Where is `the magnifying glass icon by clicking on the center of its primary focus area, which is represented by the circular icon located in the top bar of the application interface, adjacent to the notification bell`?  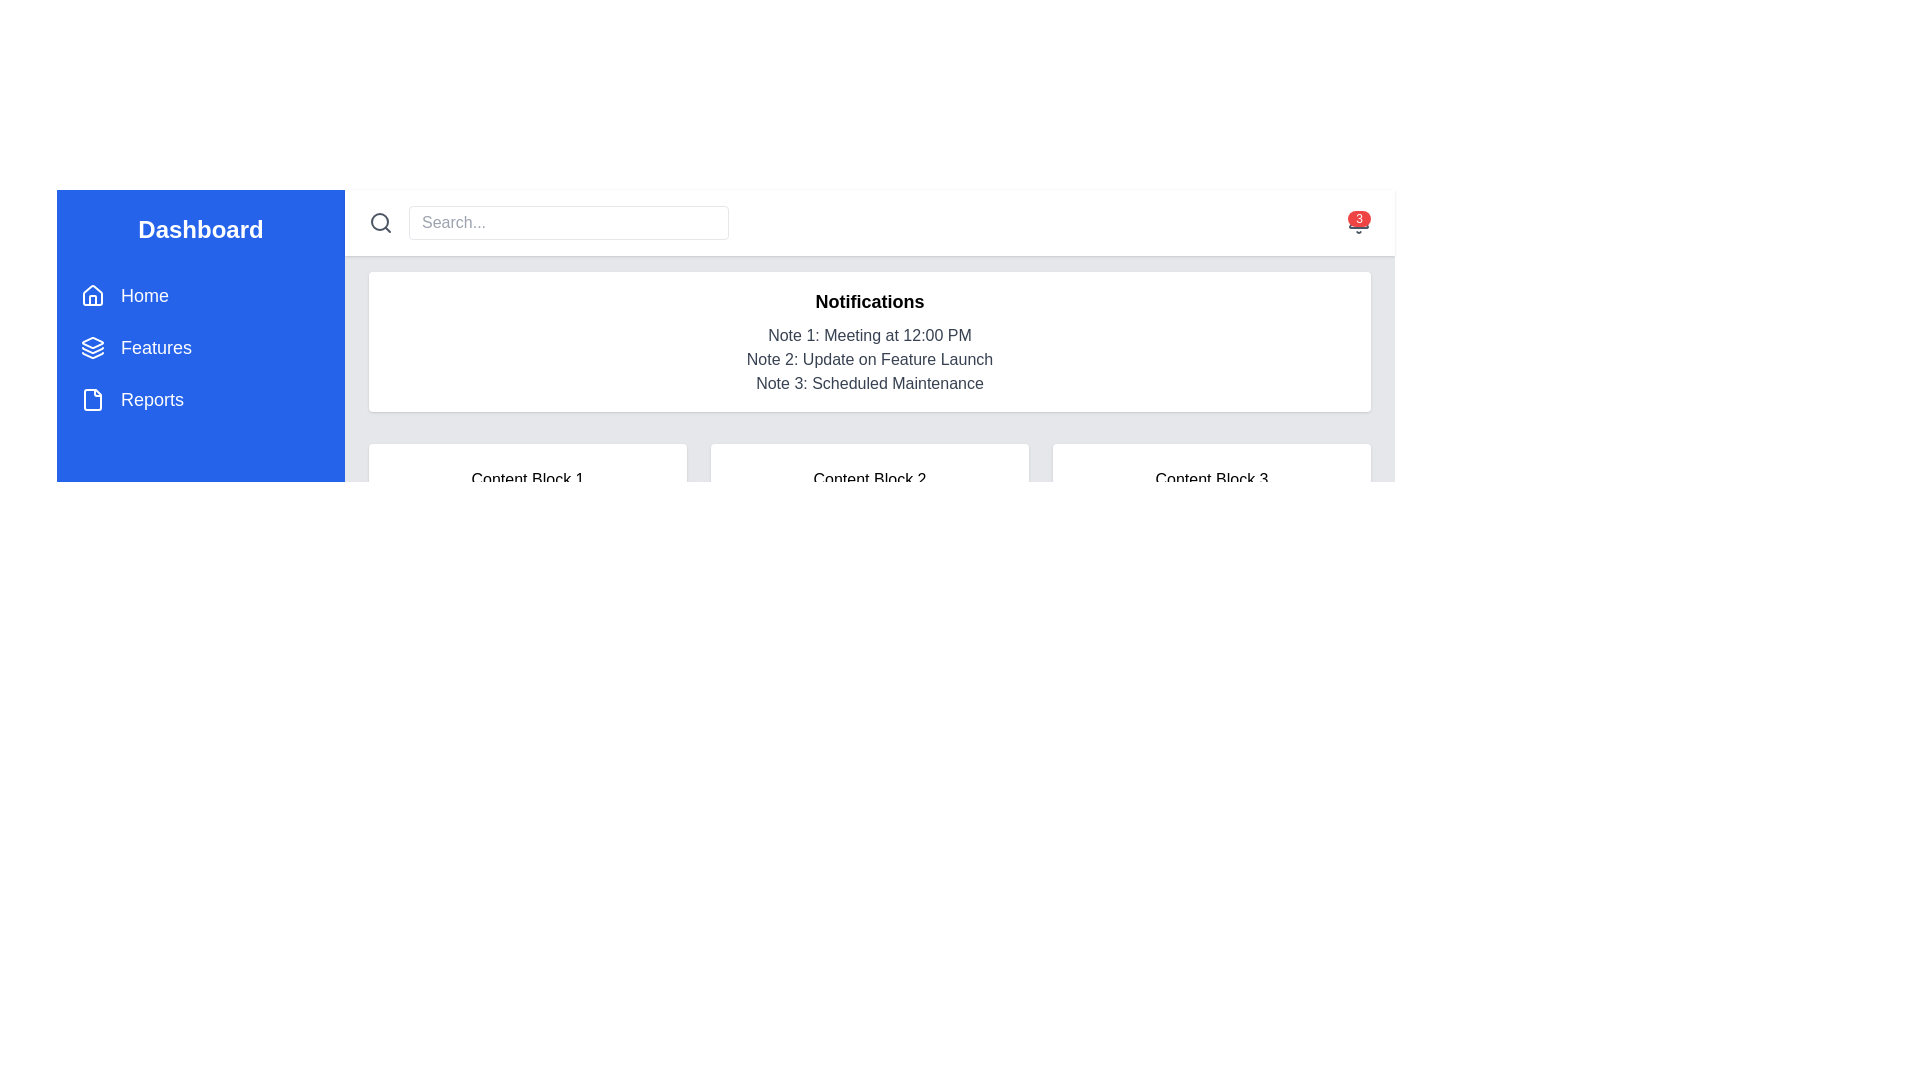 the magnifying glass icon by clicking on the center of its primary focus area, which is represented by the circular icon located in the top bar of the application interface, adjacent to the notification bell is located at coordinates (379, 222).